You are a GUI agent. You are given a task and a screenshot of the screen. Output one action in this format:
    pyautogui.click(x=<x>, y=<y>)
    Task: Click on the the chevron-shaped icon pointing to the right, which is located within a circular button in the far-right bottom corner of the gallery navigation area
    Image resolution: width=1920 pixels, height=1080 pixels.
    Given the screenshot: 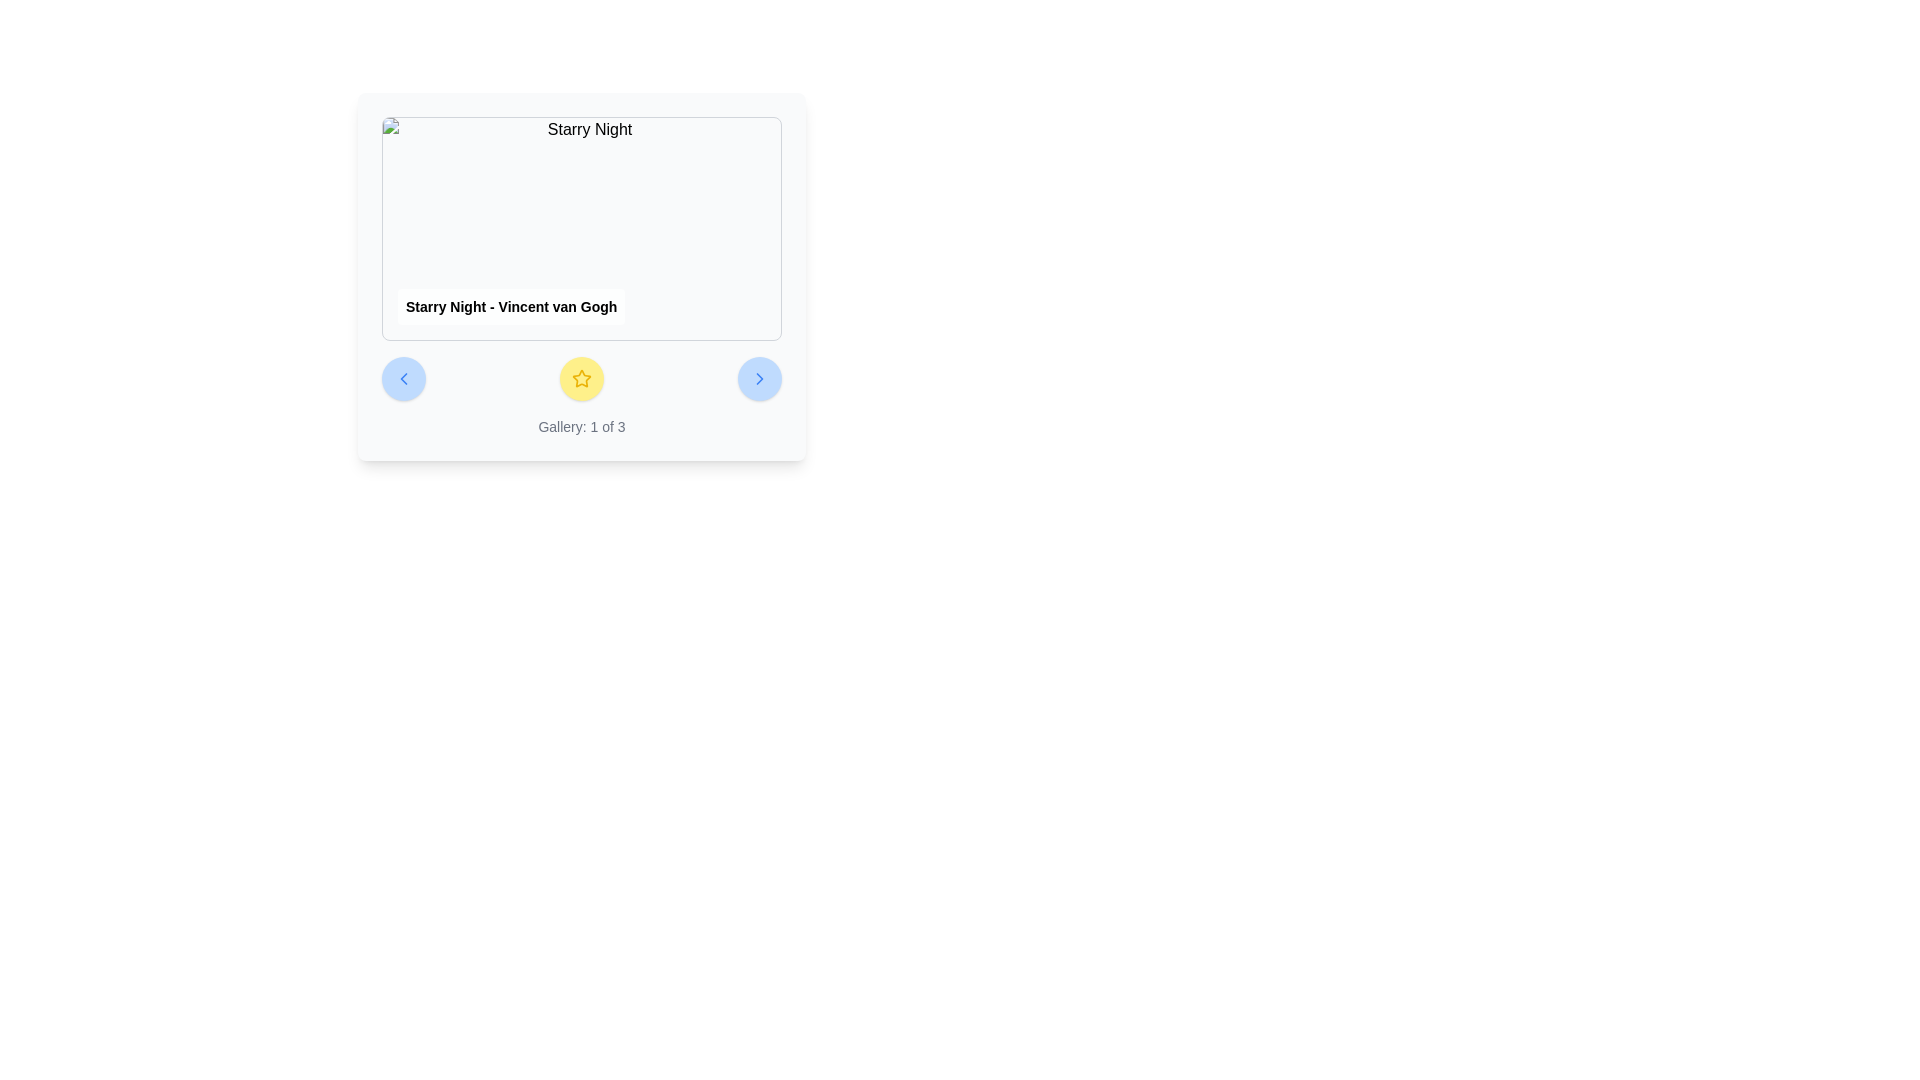 What is the action you would take?
    pyautogui.click(x=758, y=378)
    